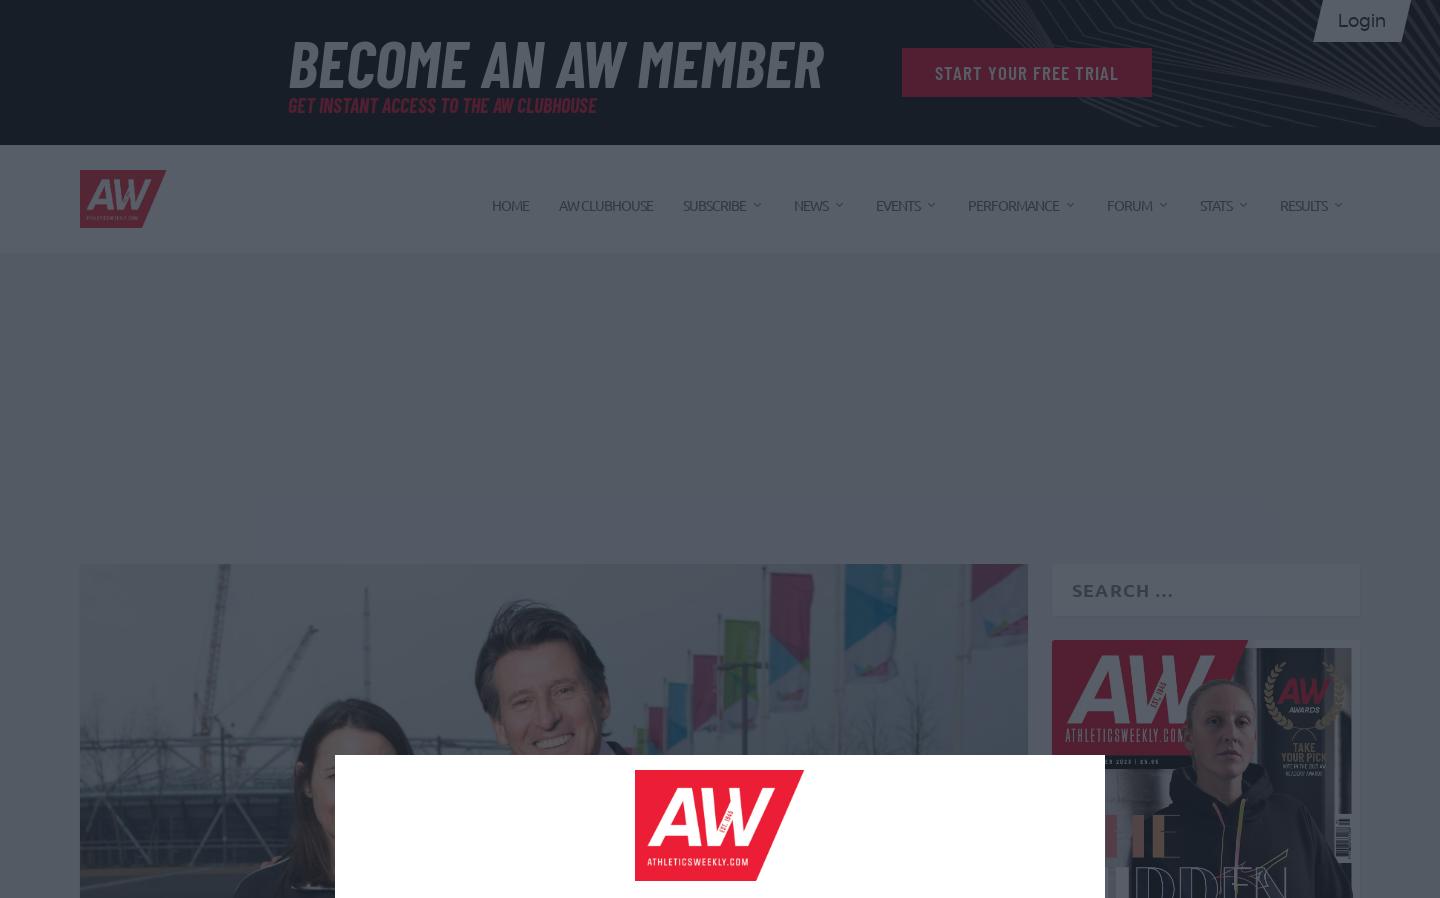 The height and width of the screenshot is (898, 1440). Describe the element at coordinates (835, 609) in the screenshot. I see `'Exclusive'` at that location.